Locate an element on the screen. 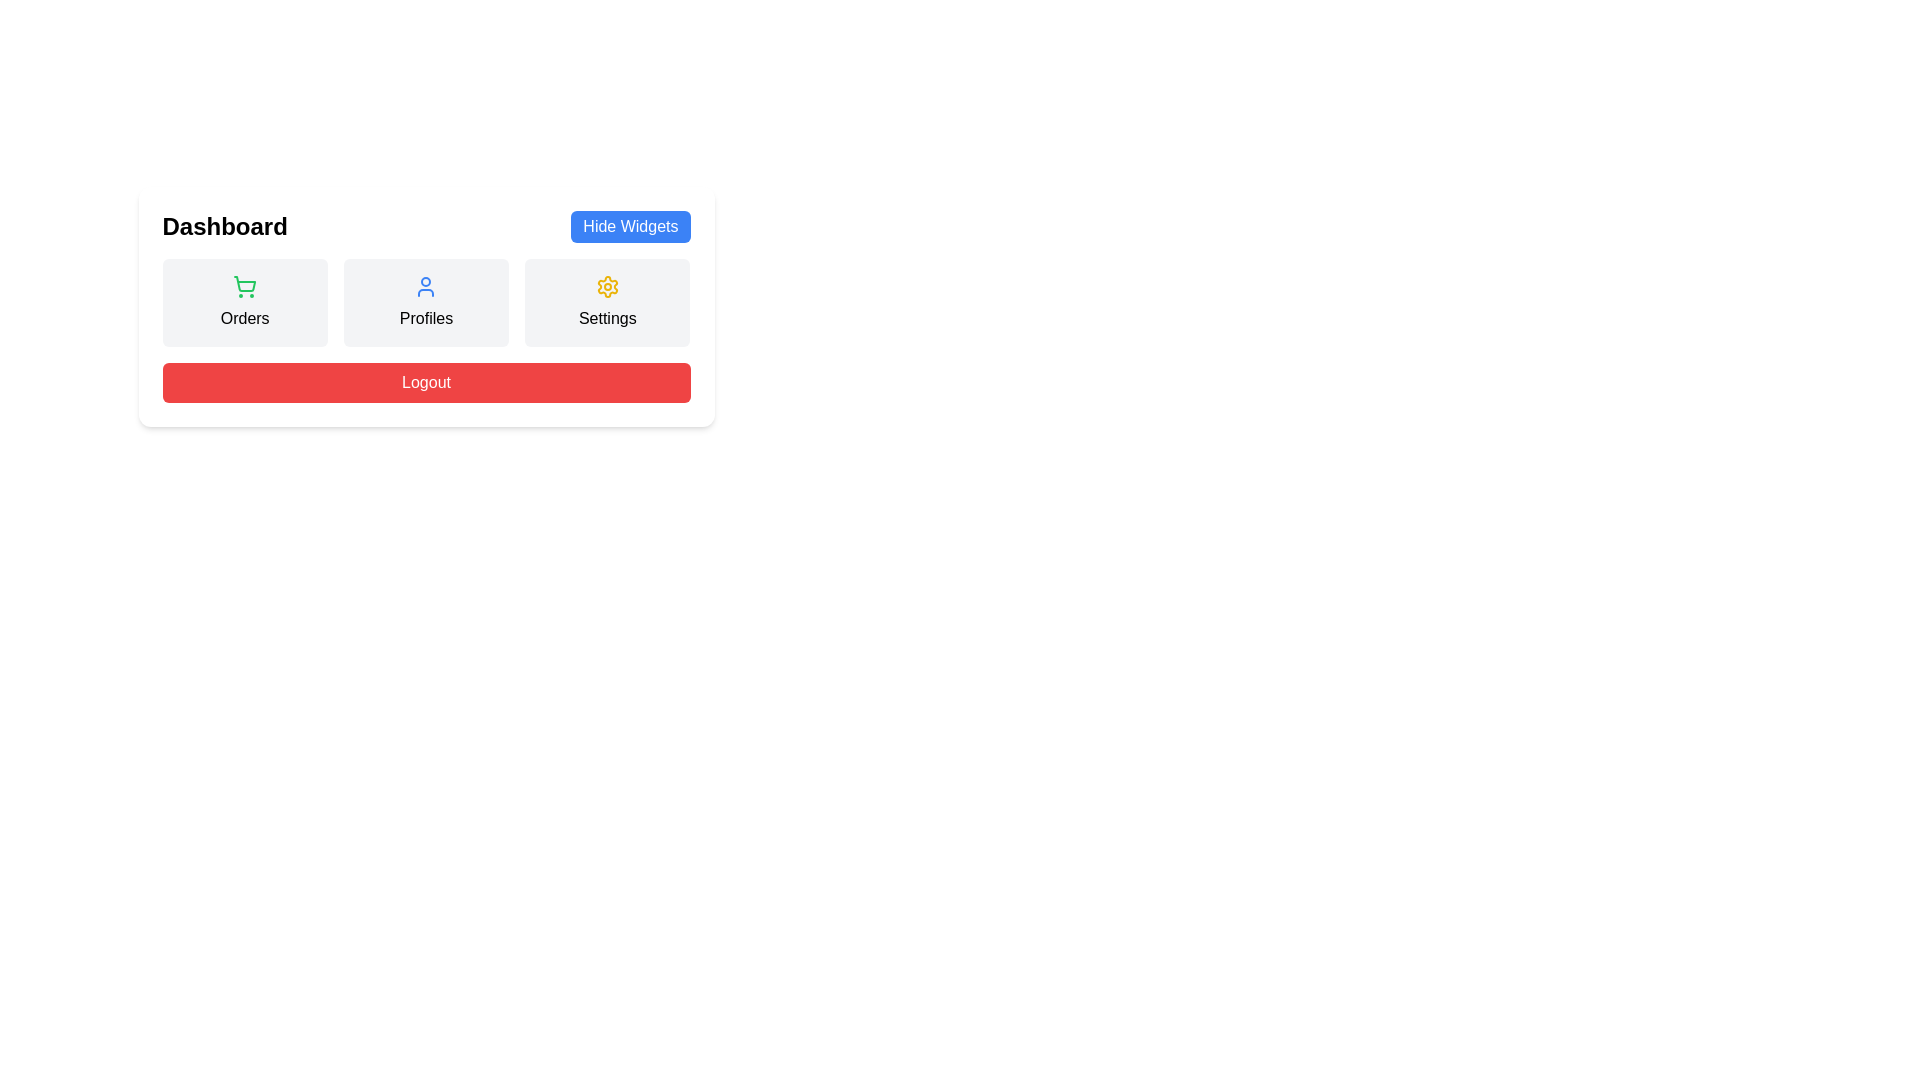 The width and height of the screenshot is (1920, 1080). the settings icon located in the settings box, positioned as the third item in a horizontal row of three elements is located at coordinates (606, 286).